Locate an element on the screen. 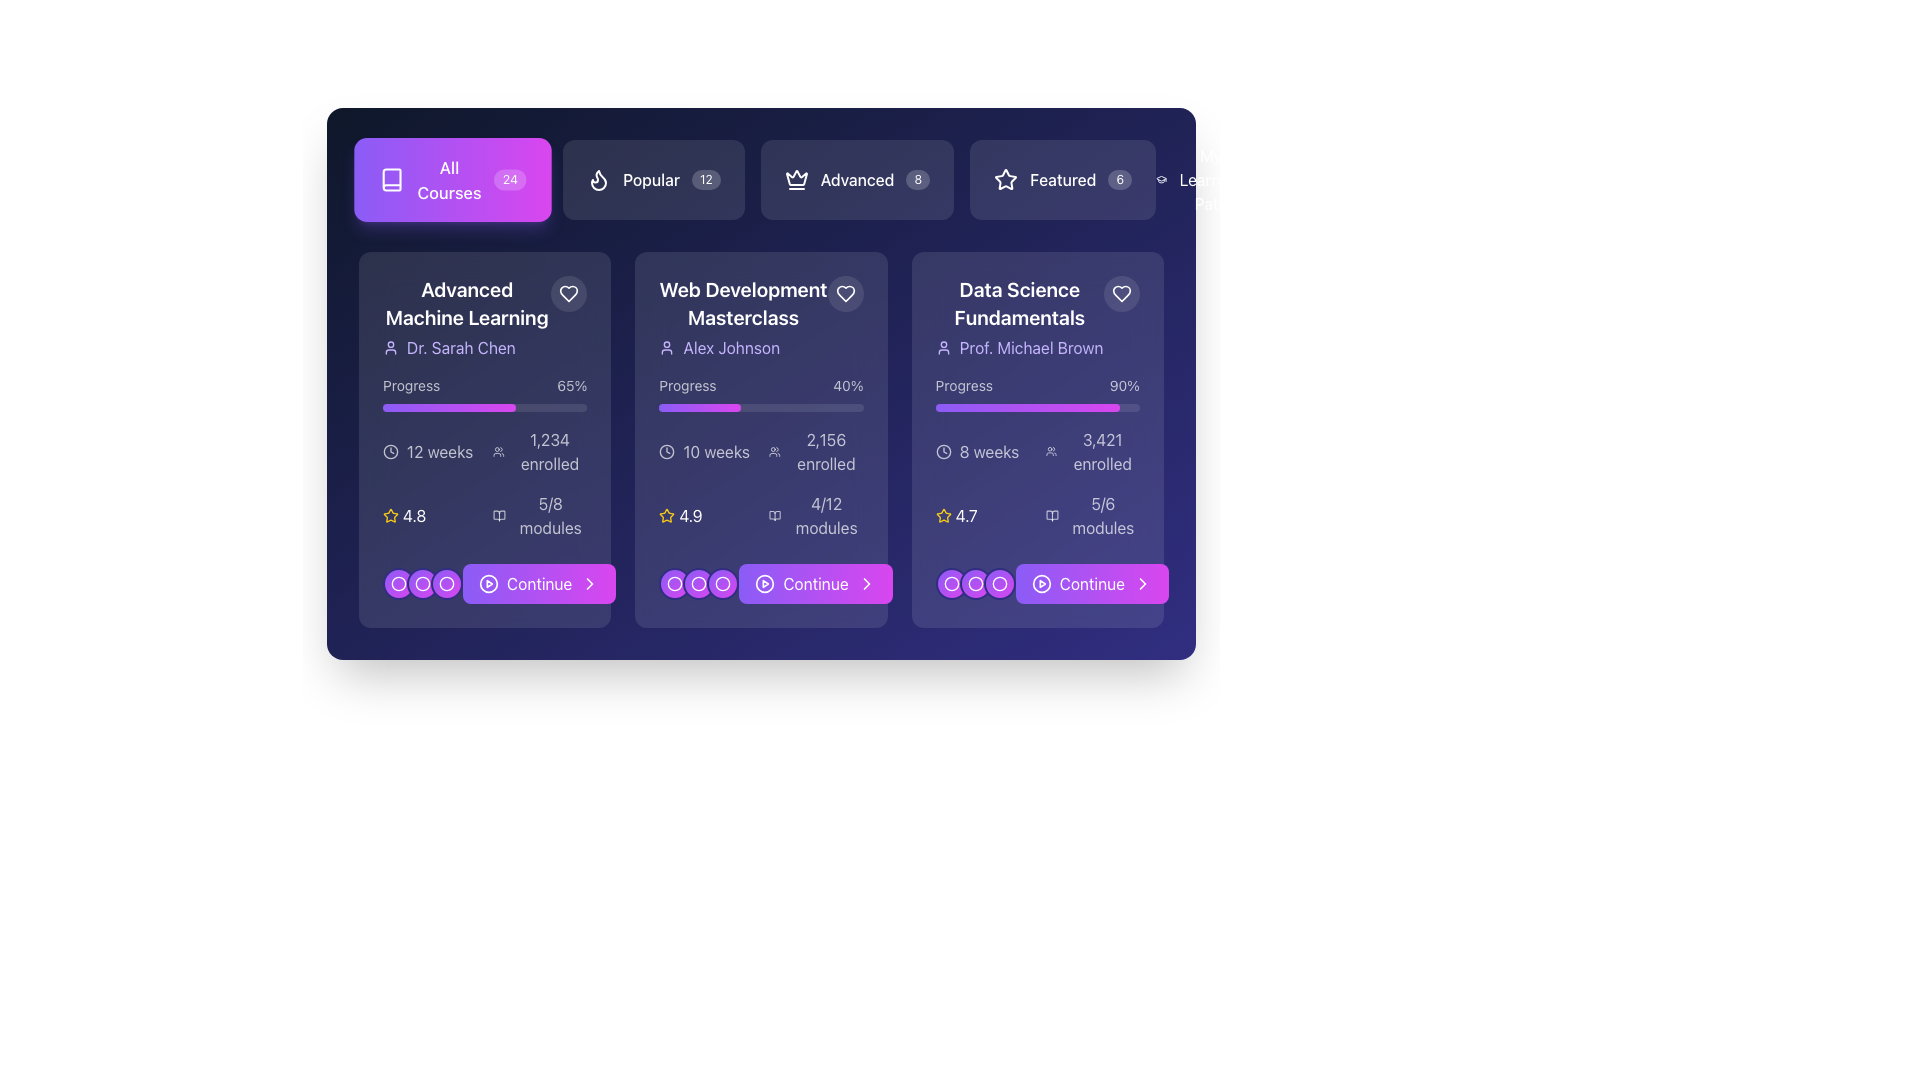 Image resolution: width=1920 pixels, height=1080 pixels. progress completion is located at coordinates (391, 407).